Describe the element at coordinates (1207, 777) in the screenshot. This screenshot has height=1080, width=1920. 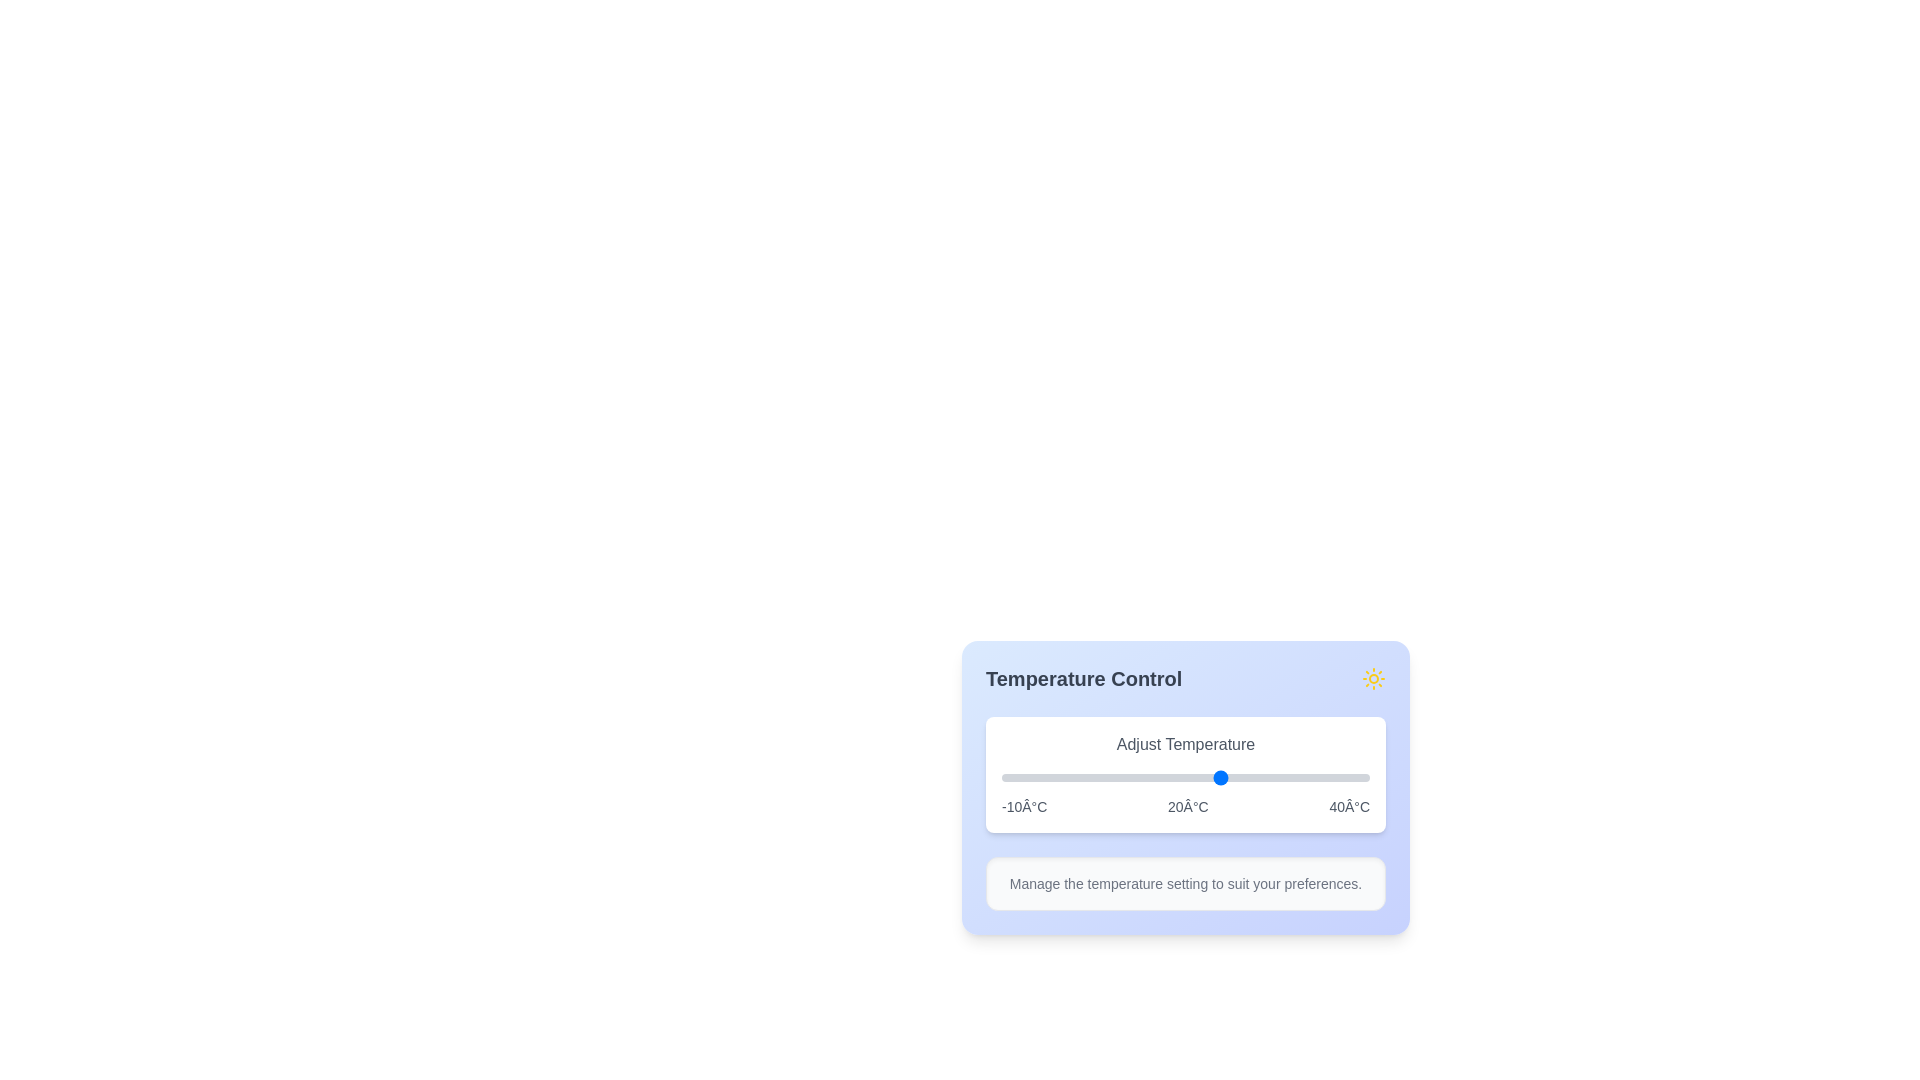
I see `the slider to set the temperature to 18°C` at that location.